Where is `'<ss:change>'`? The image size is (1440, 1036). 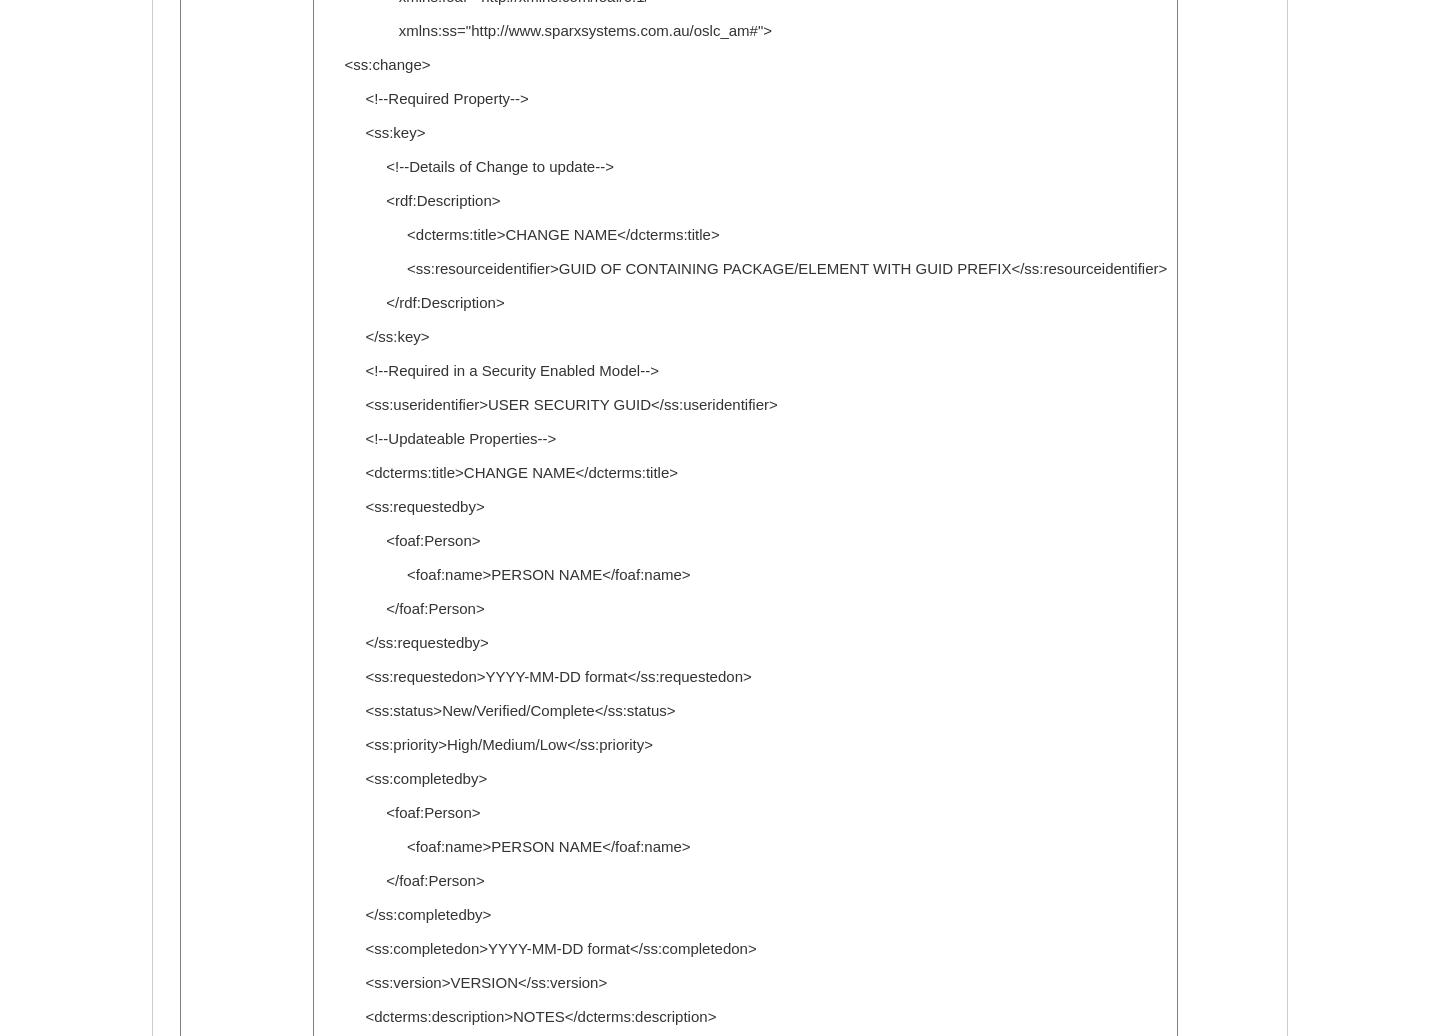 '<ss:change>' is located at coordinates (375, 64).